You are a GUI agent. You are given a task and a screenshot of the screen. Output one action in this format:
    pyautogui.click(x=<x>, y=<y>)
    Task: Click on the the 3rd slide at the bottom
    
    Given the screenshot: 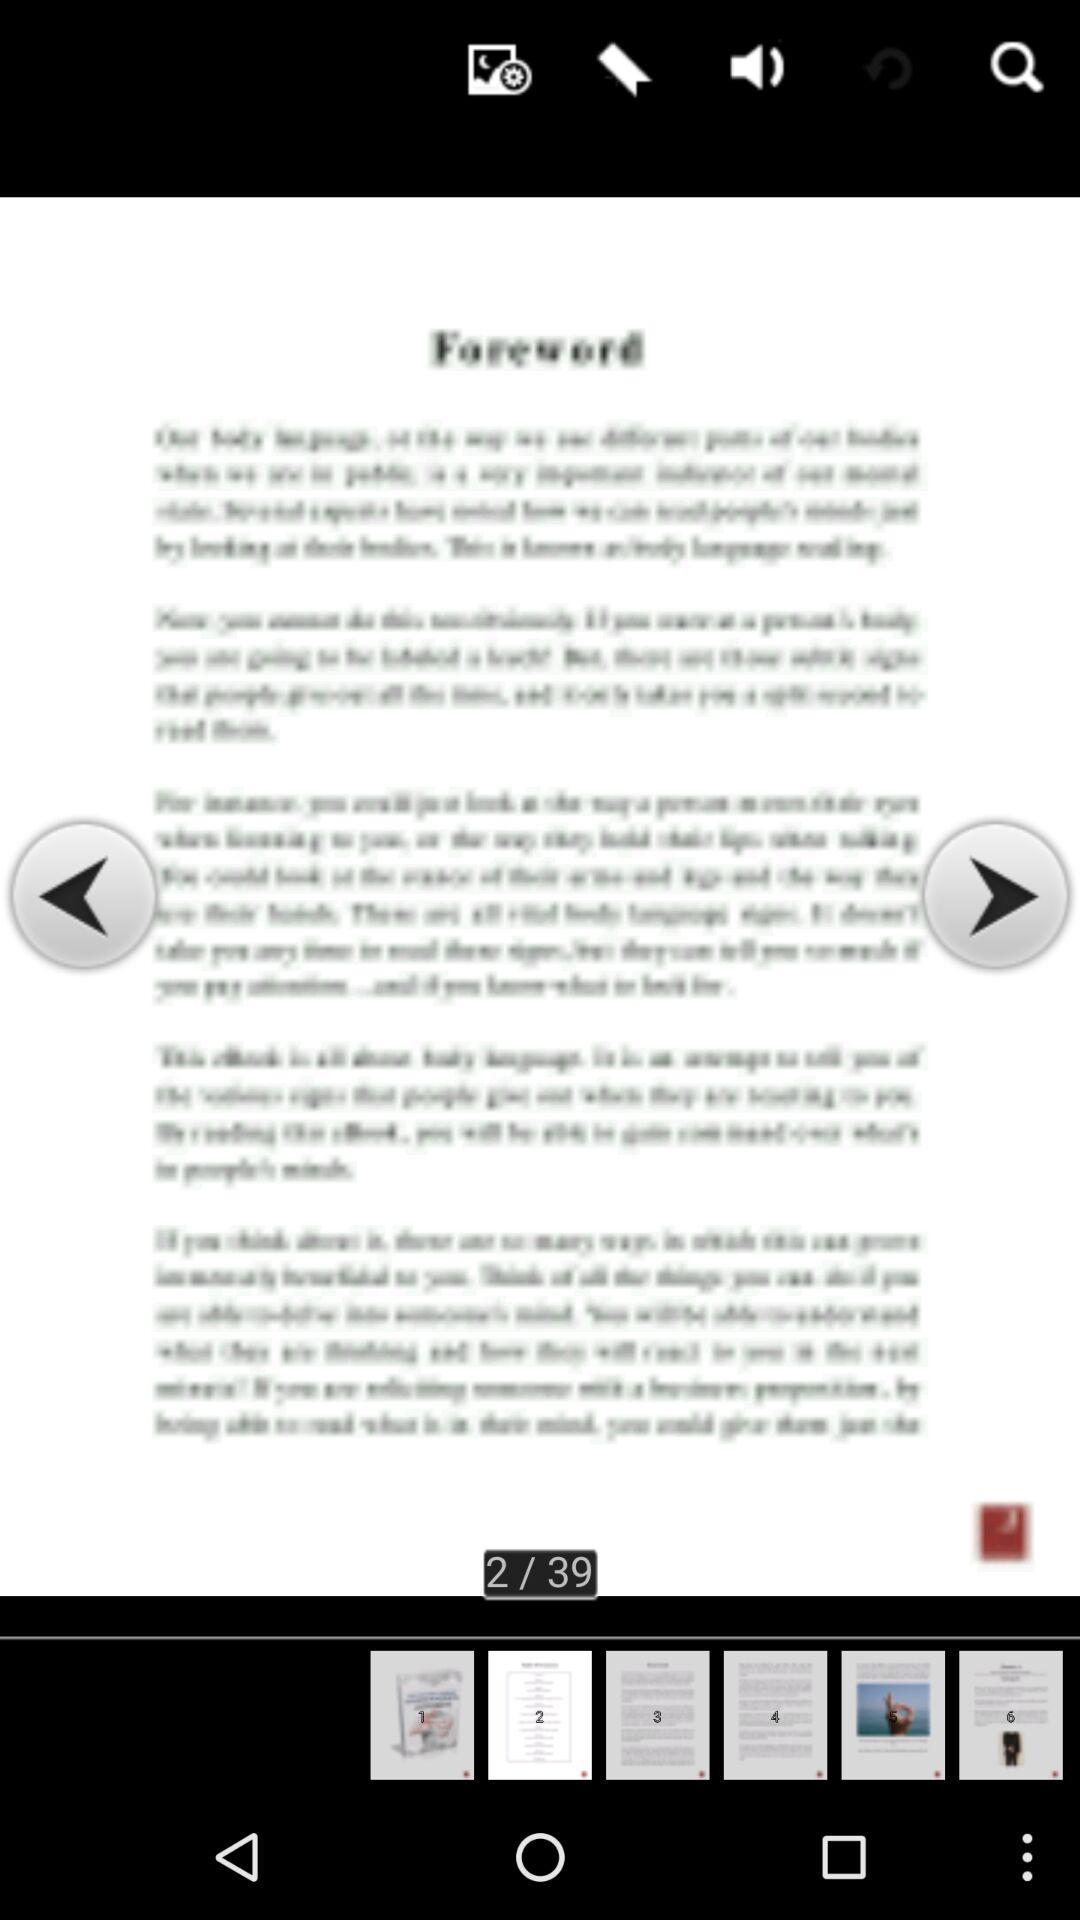 What is the action you would take?
    pyautogui.click(x=657, y=1714)
    